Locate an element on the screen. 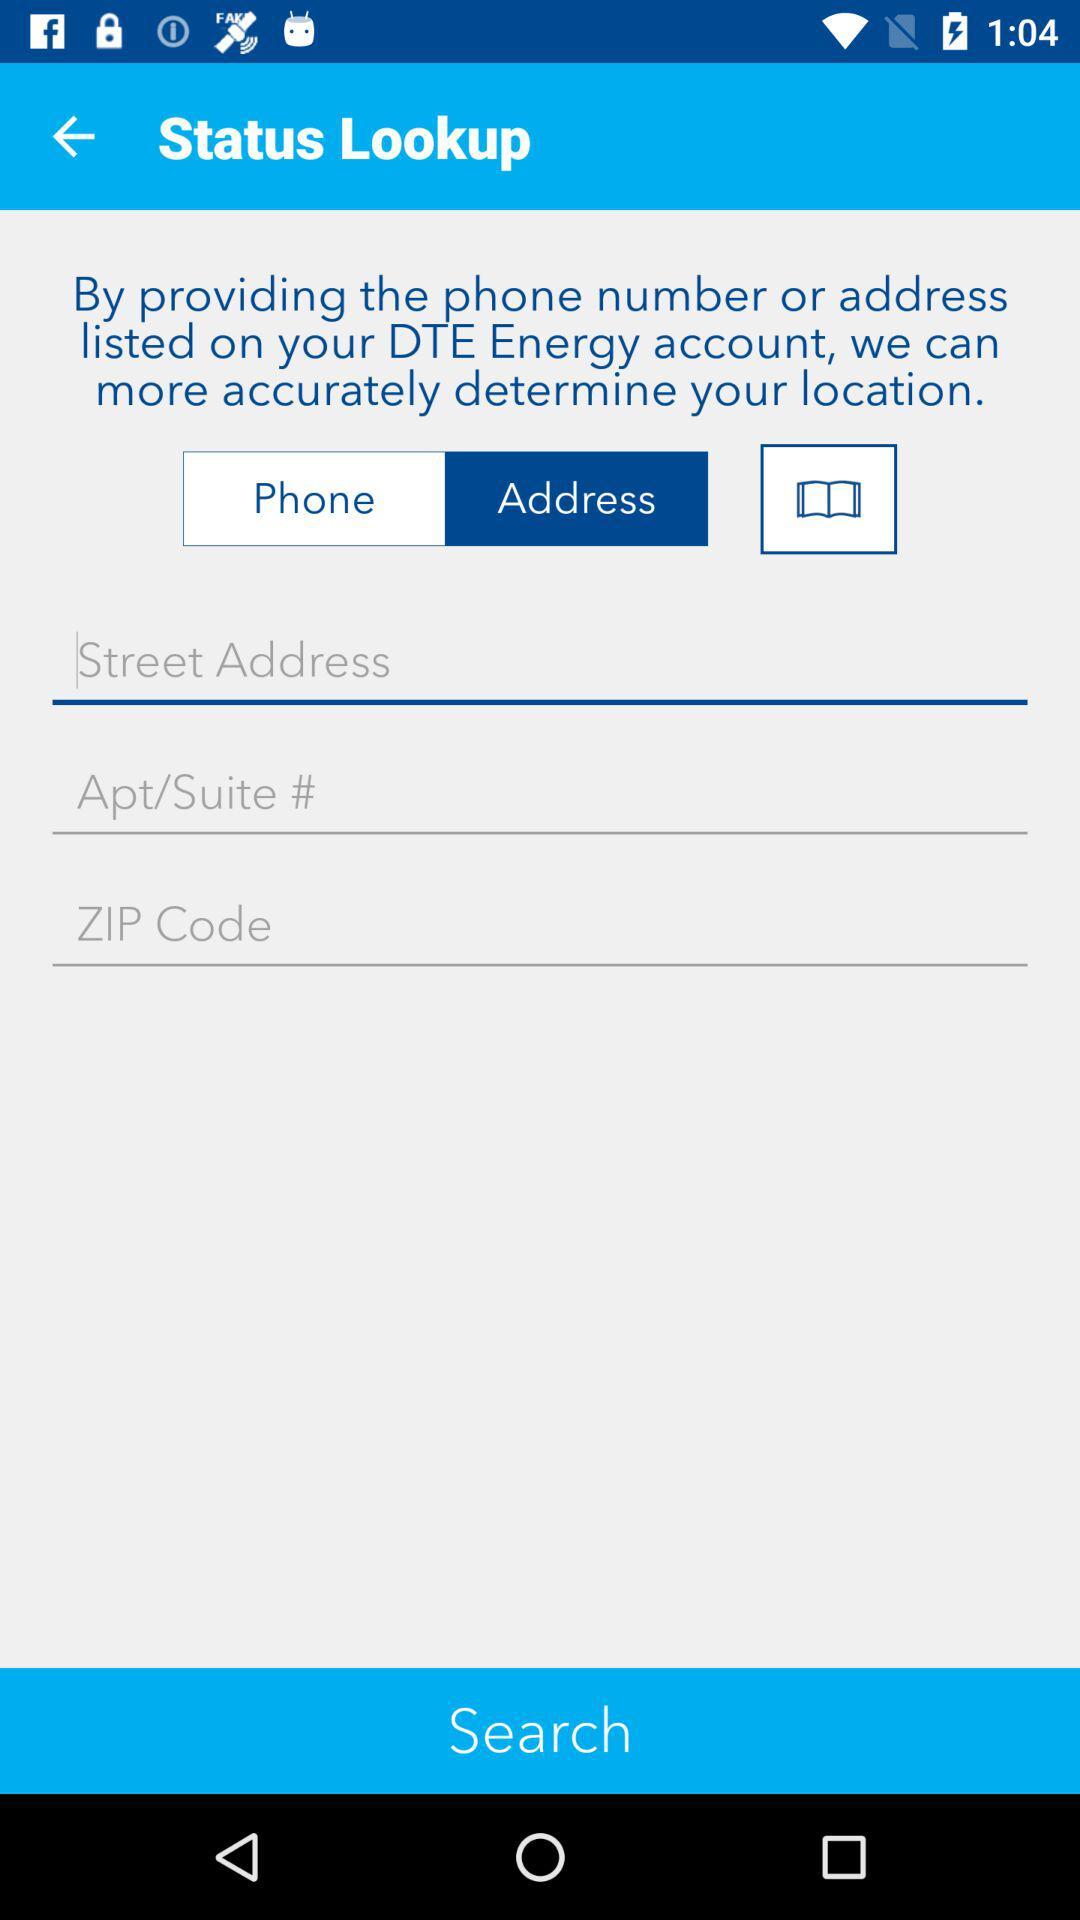  the icon next to the status lookup app is located at coordinates (72, 135).